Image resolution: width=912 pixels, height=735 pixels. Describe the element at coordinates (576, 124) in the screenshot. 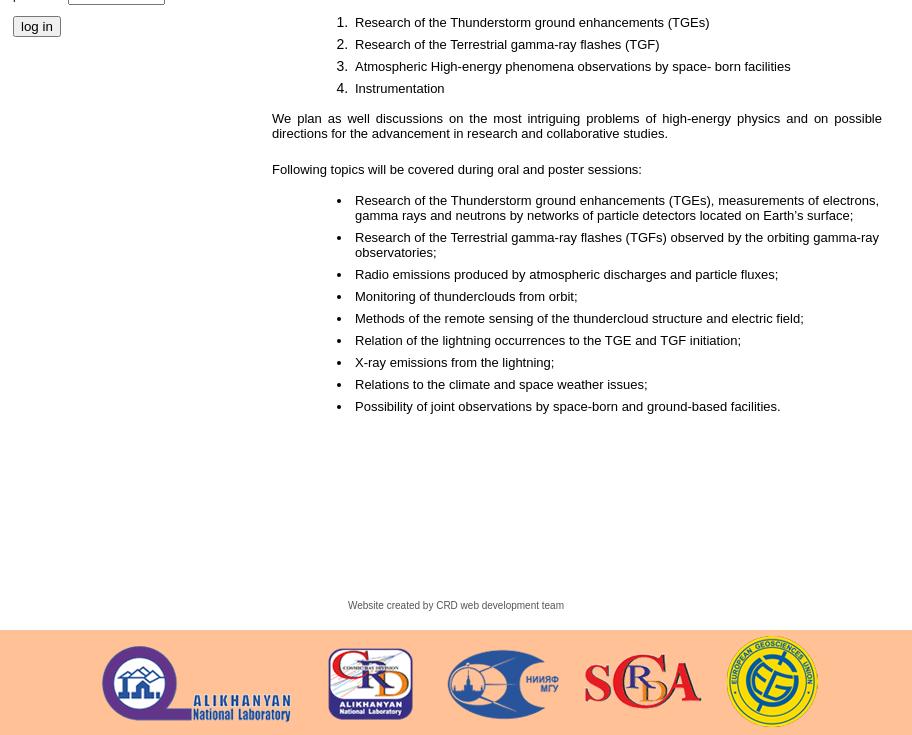

I see `'We plan as well discussions on the most intriguing problems of high-energy physics and on possible directions for the advancement in research and collaborative studies.'` at that location.